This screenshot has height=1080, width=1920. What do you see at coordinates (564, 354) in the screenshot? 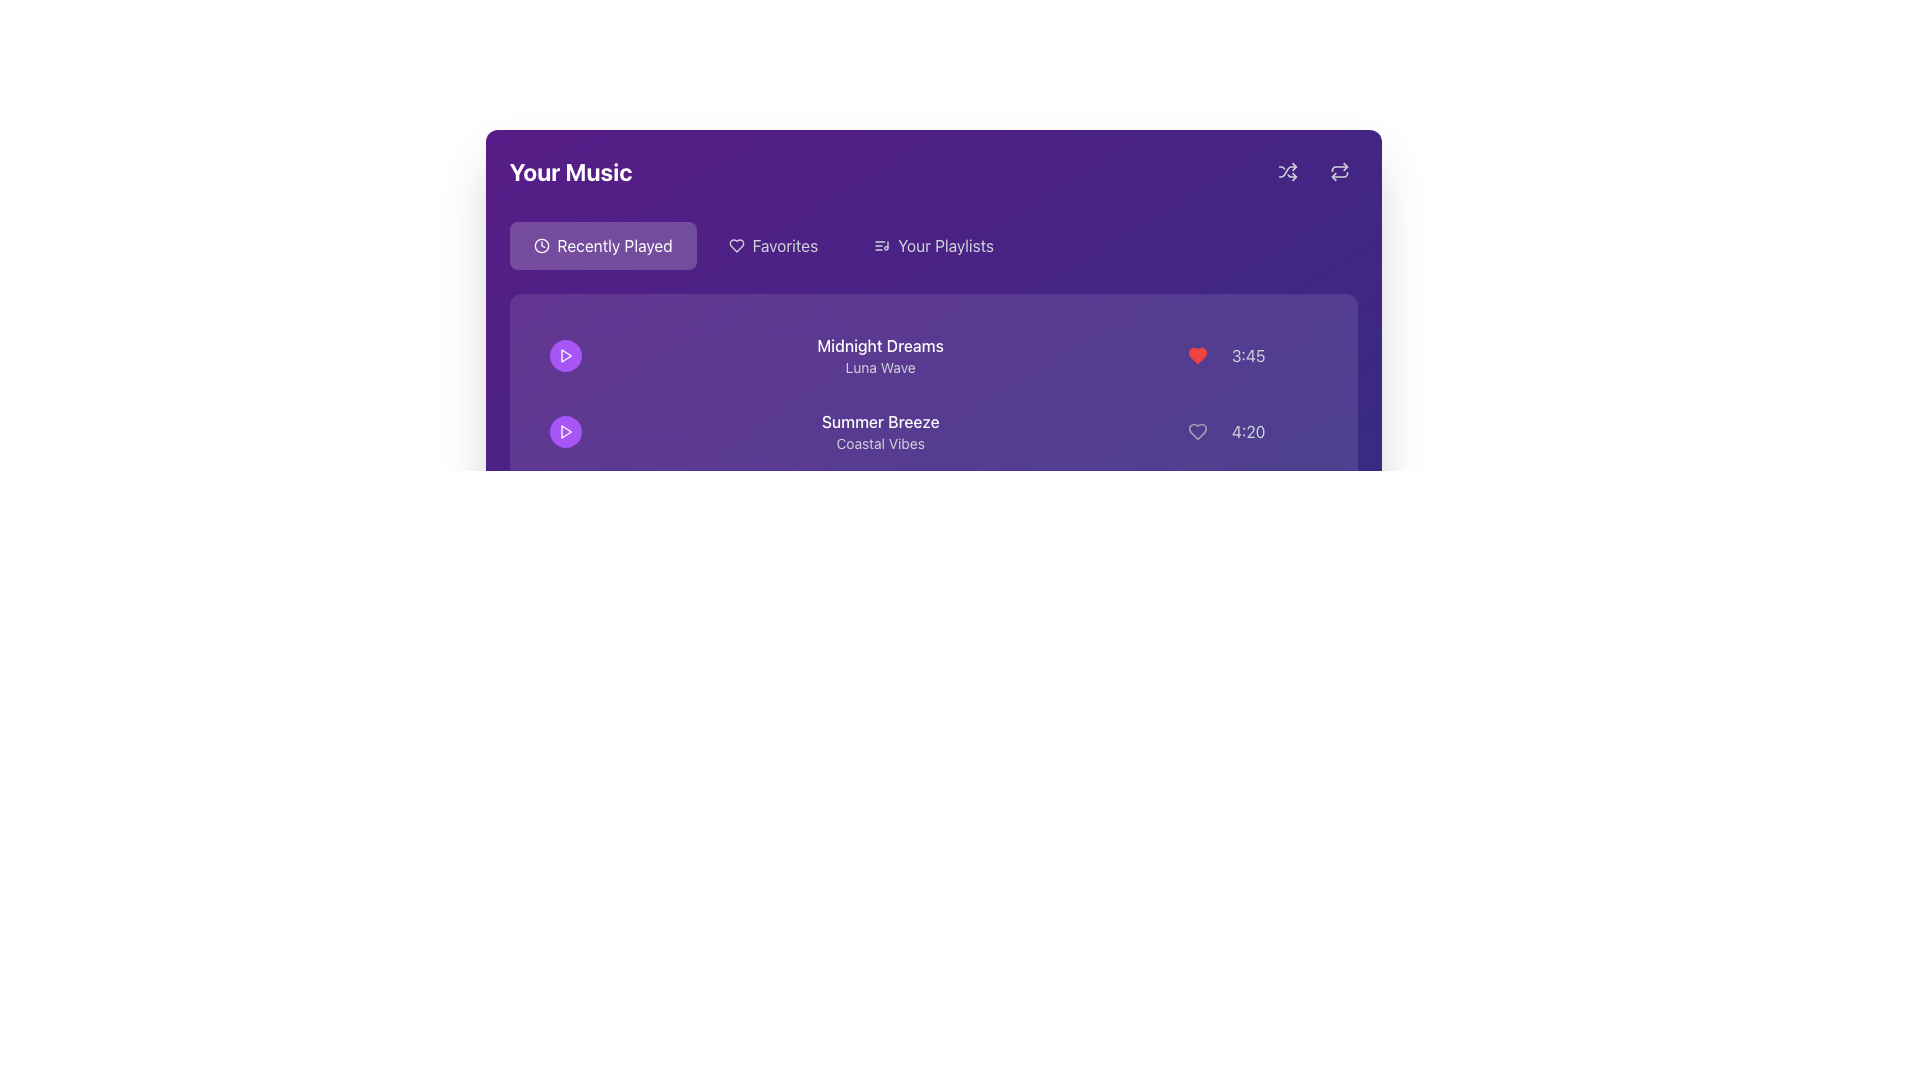
I see `the circular purple button with a white triangular play icon, located at the top of the song list for the 'Midnight Dreams' song, to initiate the play function` at bounding box center [564, 354].